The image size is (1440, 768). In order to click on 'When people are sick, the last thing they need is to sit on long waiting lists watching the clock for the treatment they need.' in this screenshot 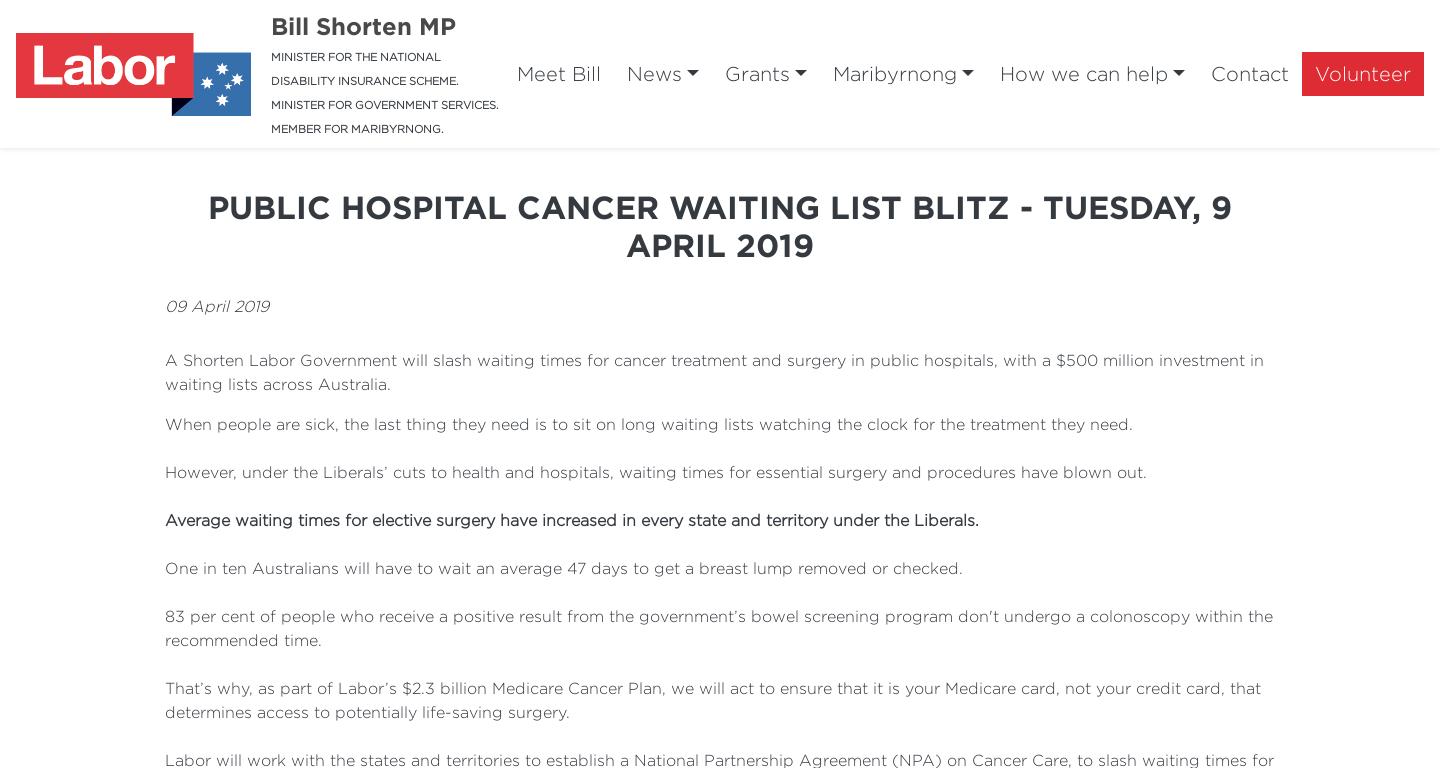, I will do `click(648, 423)`.